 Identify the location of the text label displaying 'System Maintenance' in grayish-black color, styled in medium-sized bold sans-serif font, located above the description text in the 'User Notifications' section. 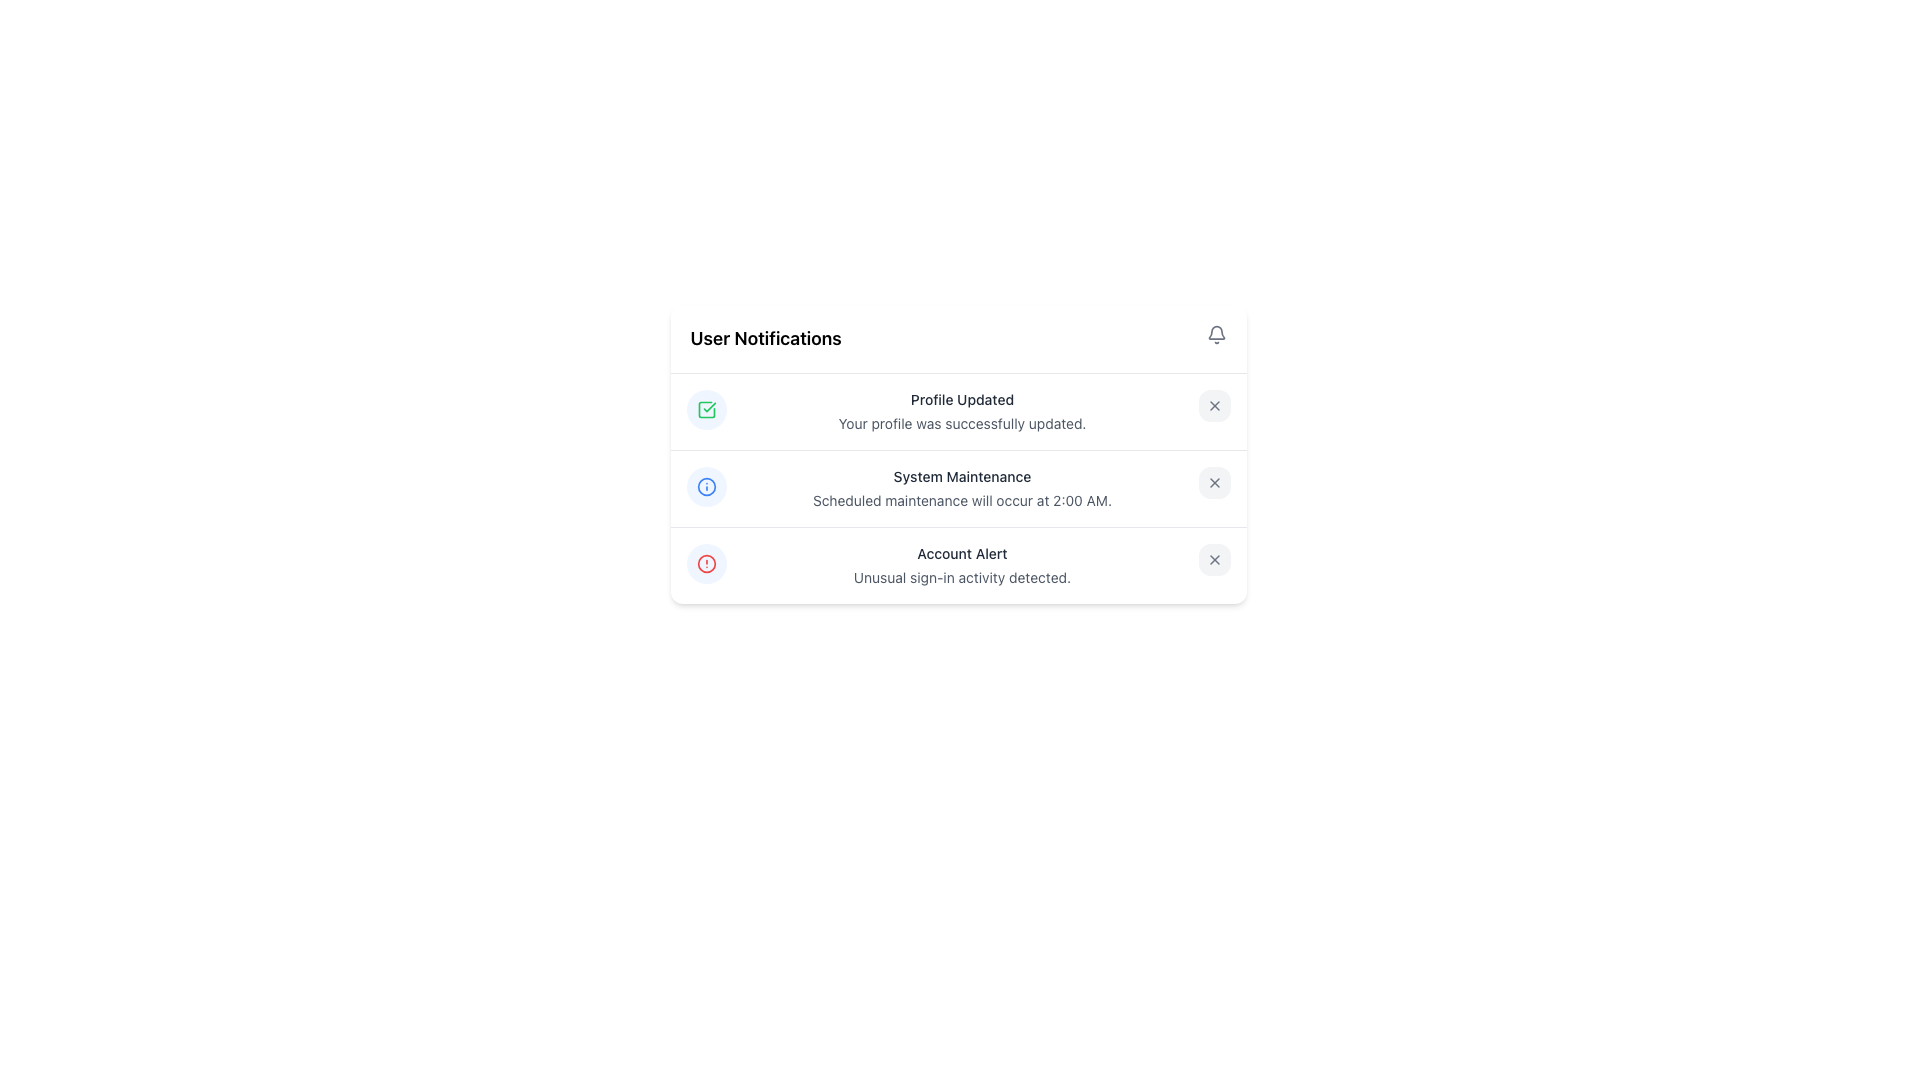
(962, 477).